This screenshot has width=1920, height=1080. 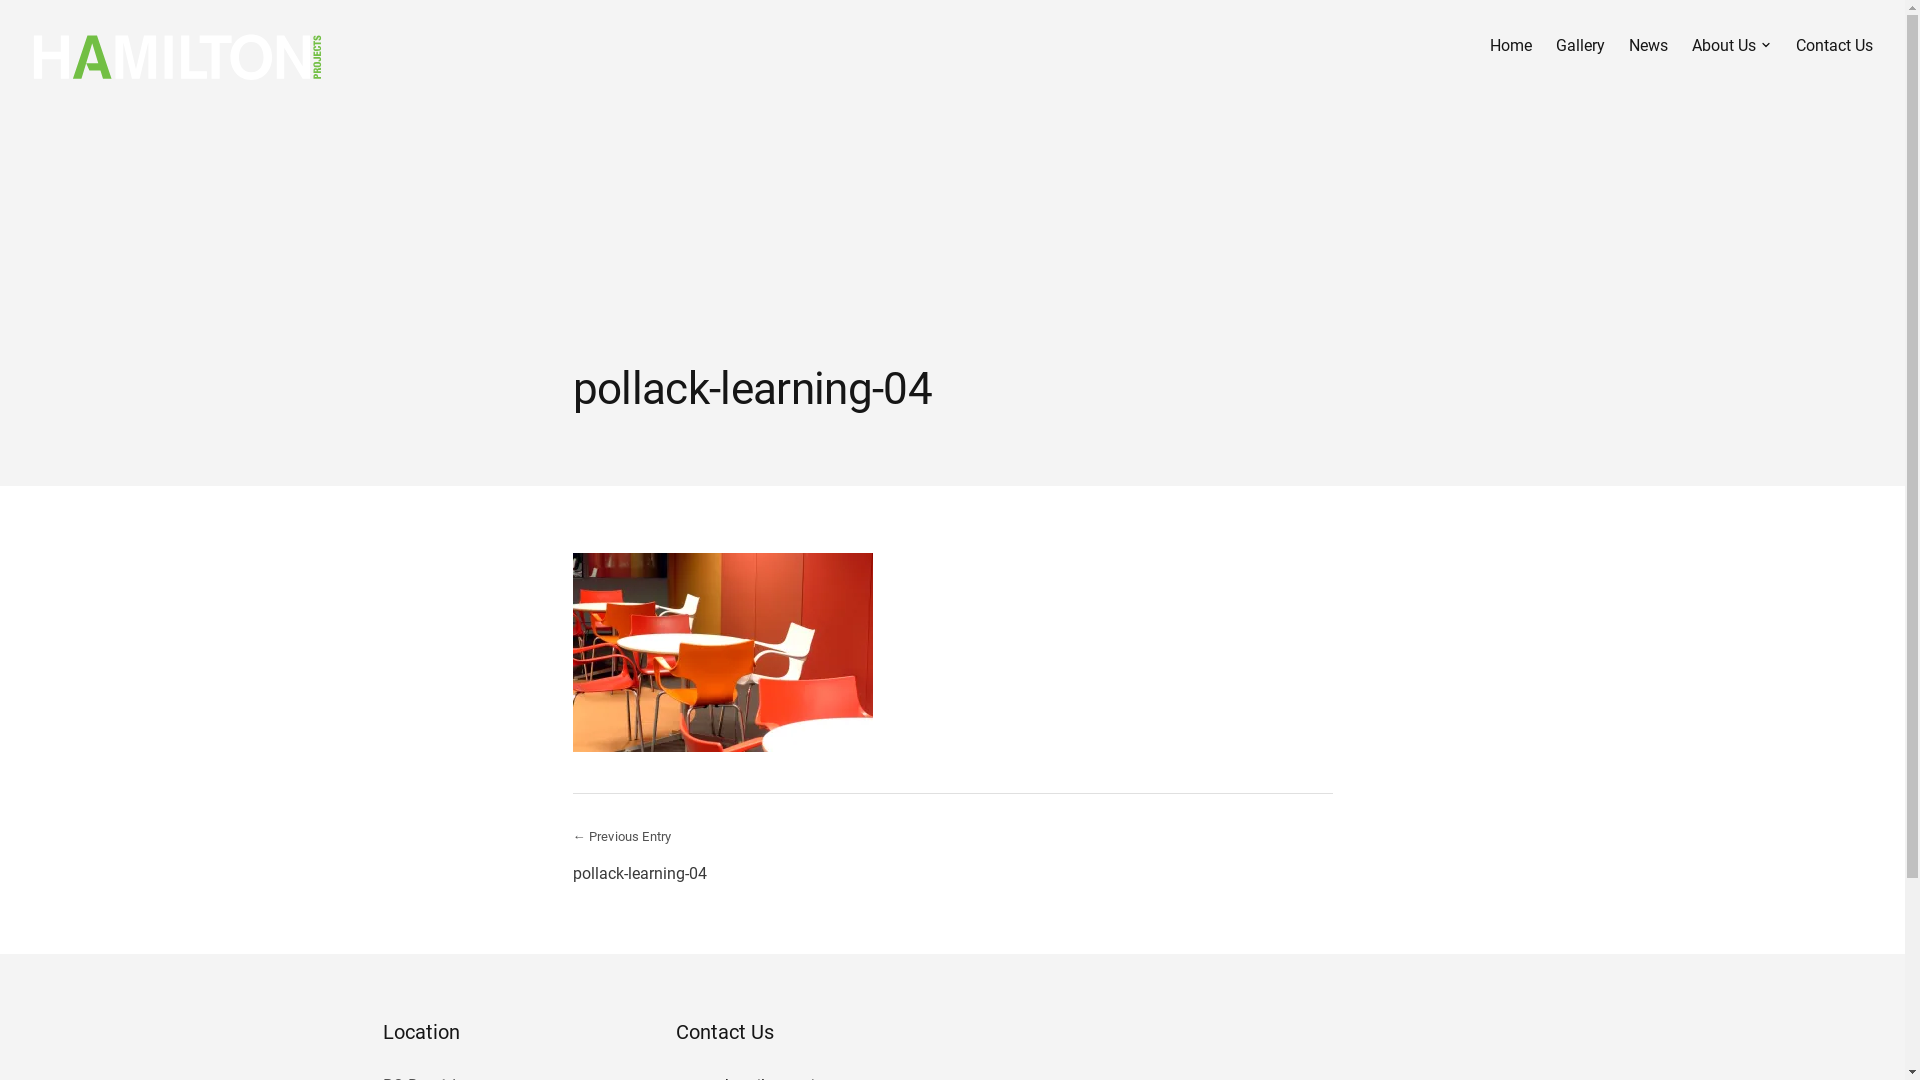 I want to click on 'Previous Entry, so click(x=570, y=854).